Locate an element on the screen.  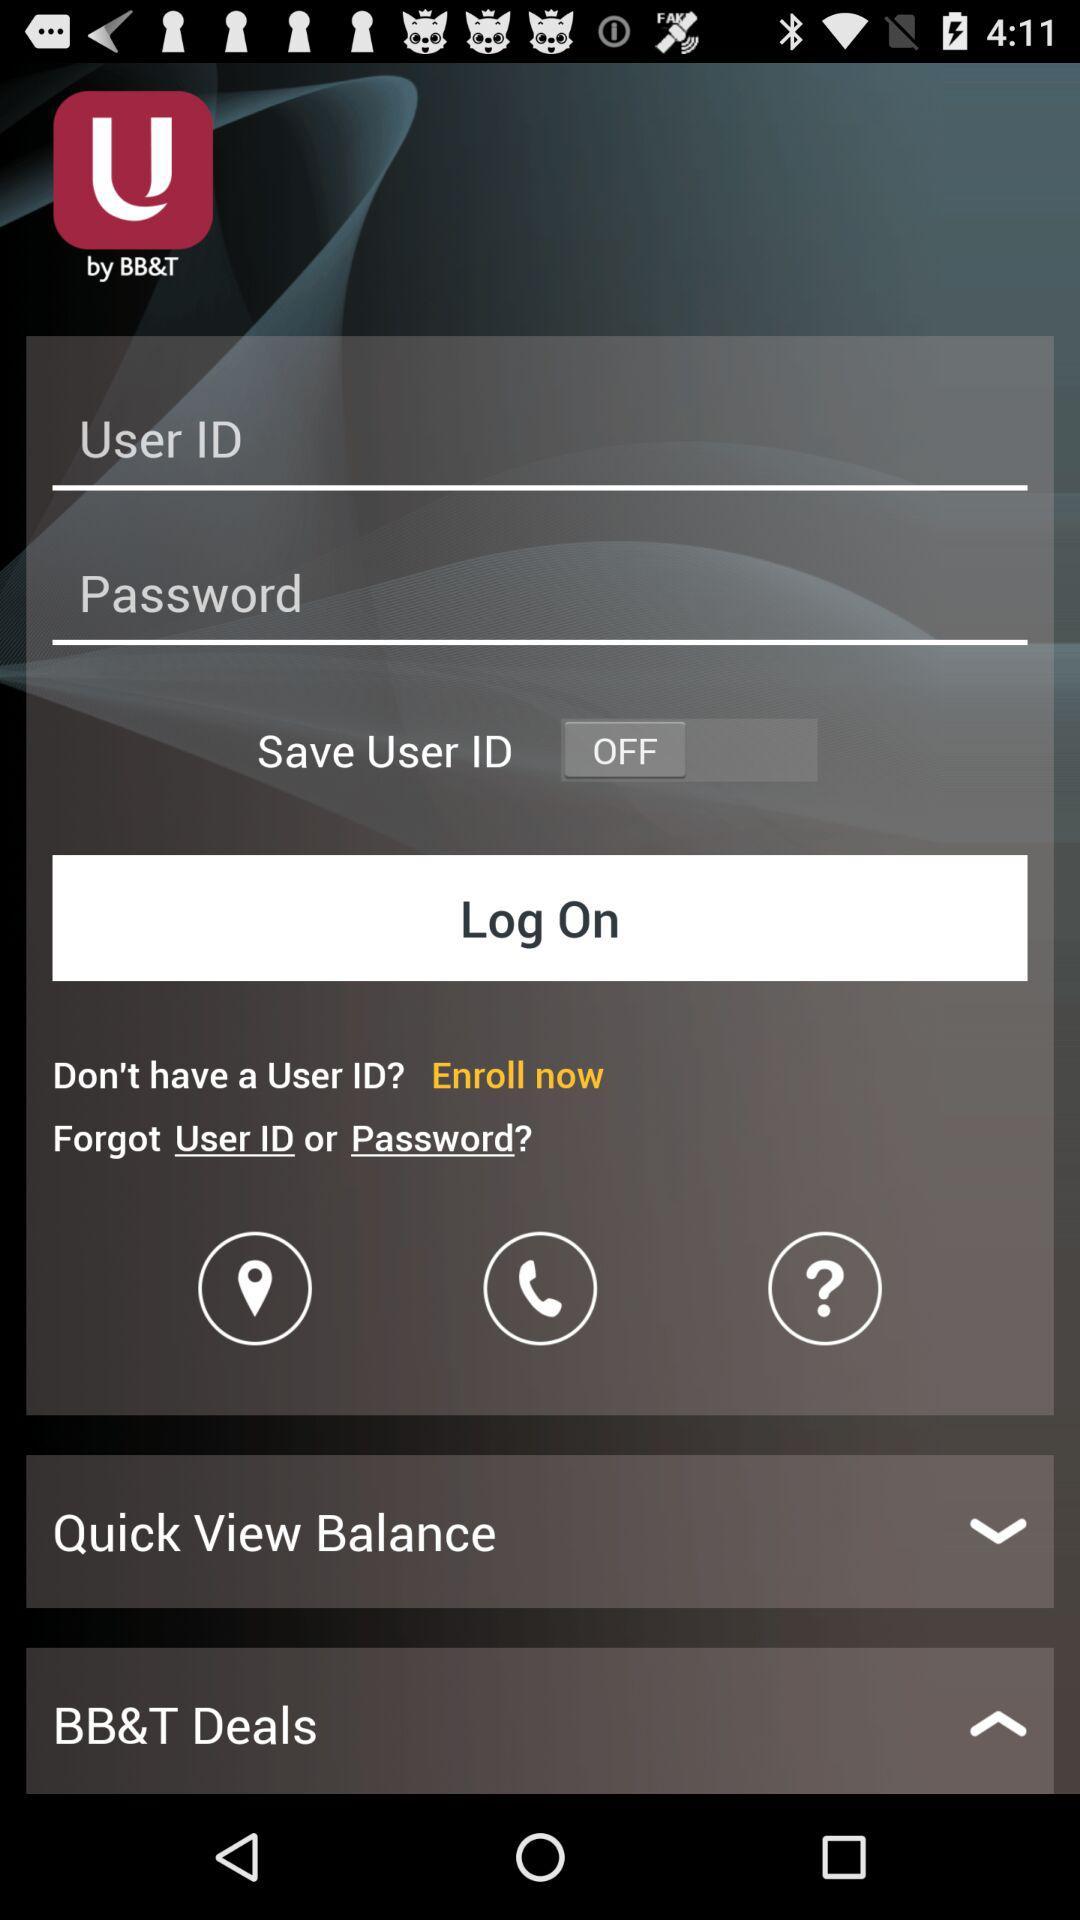
password is located at coordinates (540, 598).